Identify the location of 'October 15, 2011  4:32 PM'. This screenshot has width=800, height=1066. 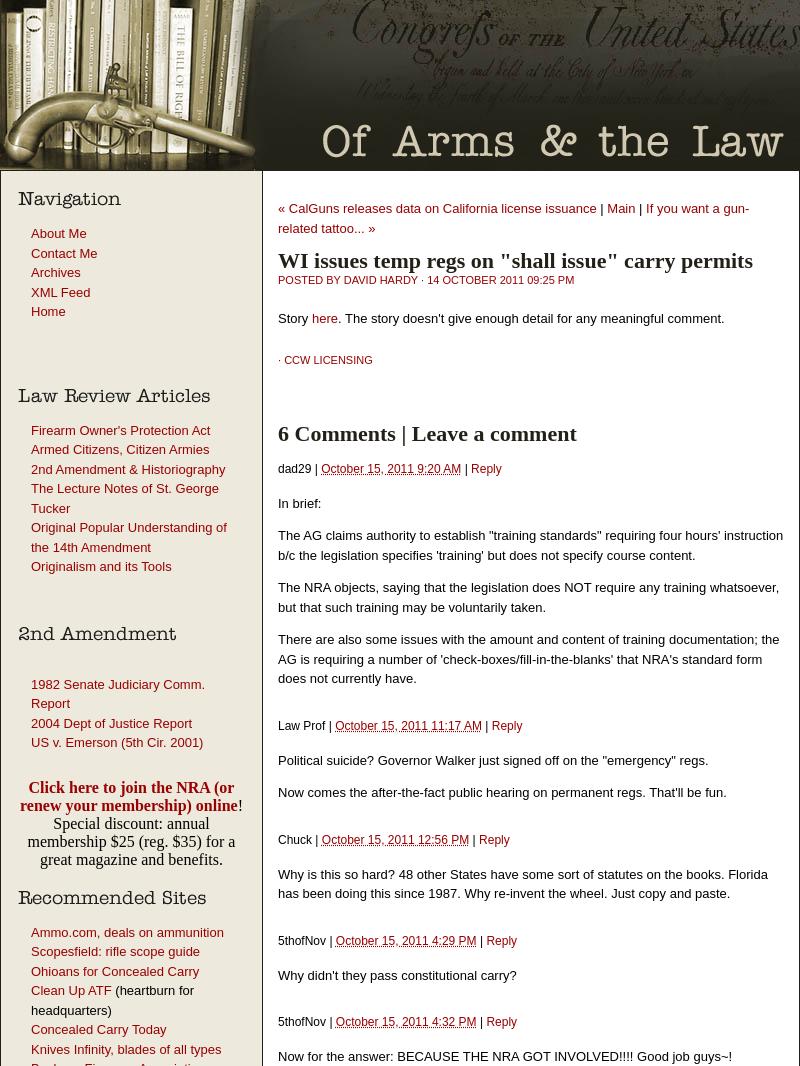
(405, 1021).